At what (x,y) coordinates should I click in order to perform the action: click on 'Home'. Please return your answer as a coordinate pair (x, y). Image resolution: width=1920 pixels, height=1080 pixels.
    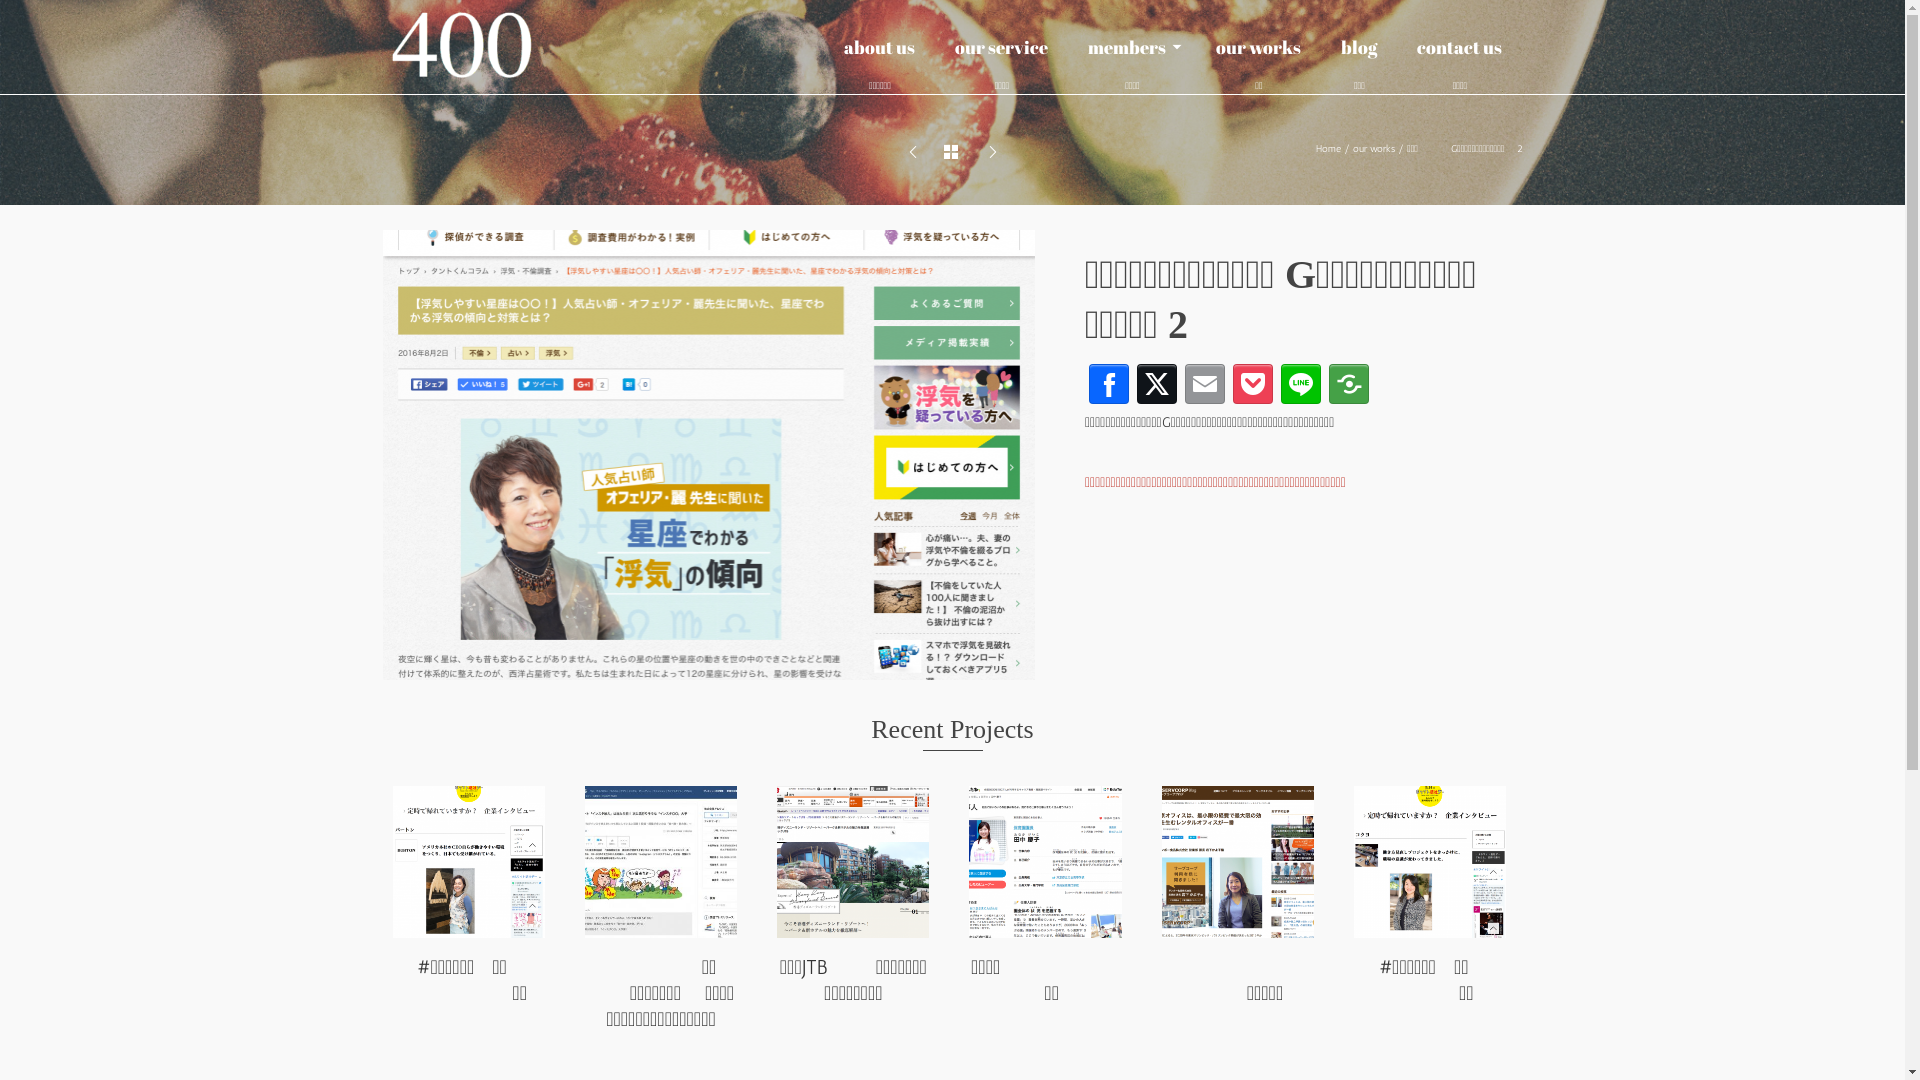
    Looking at the image, I should click on (1328, 148).